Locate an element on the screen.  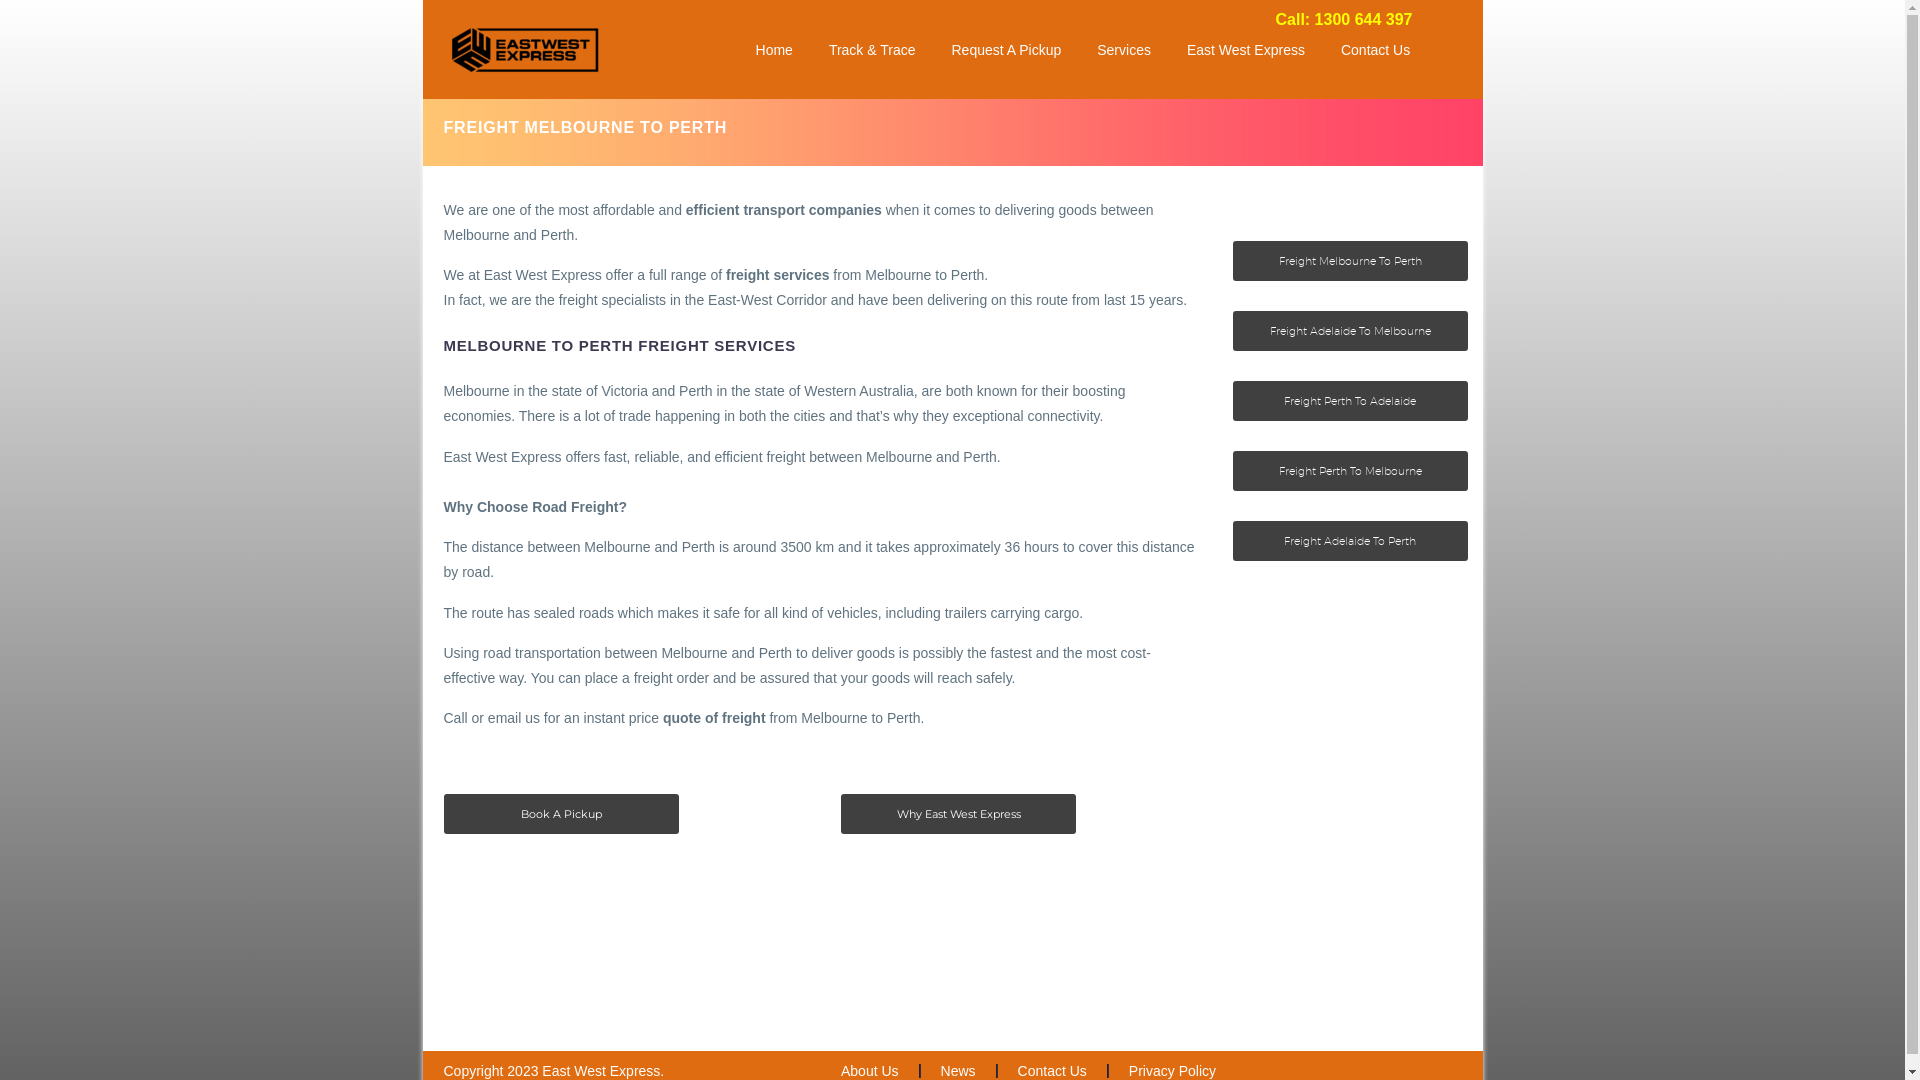
'About Us' is located at coordinates (869, 1070).